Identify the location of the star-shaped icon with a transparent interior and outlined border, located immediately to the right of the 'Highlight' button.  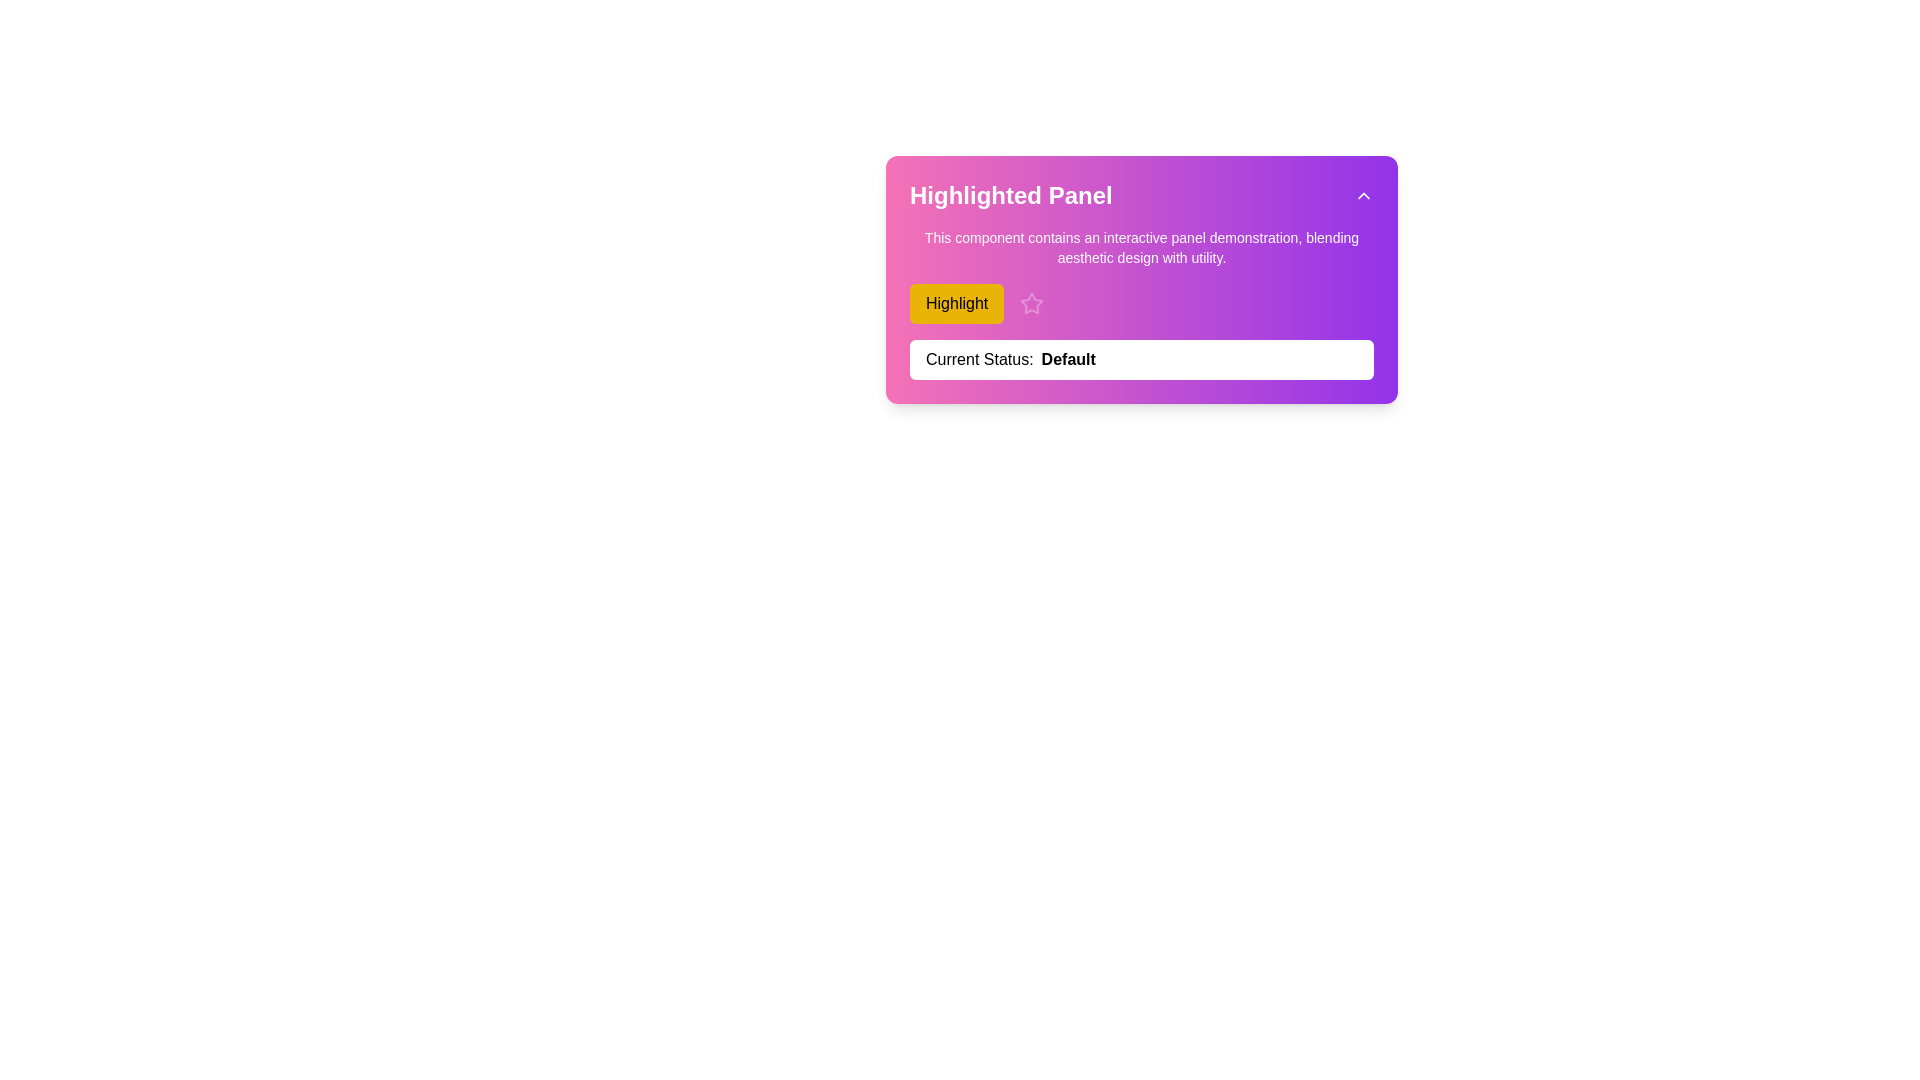
(1032, 304).